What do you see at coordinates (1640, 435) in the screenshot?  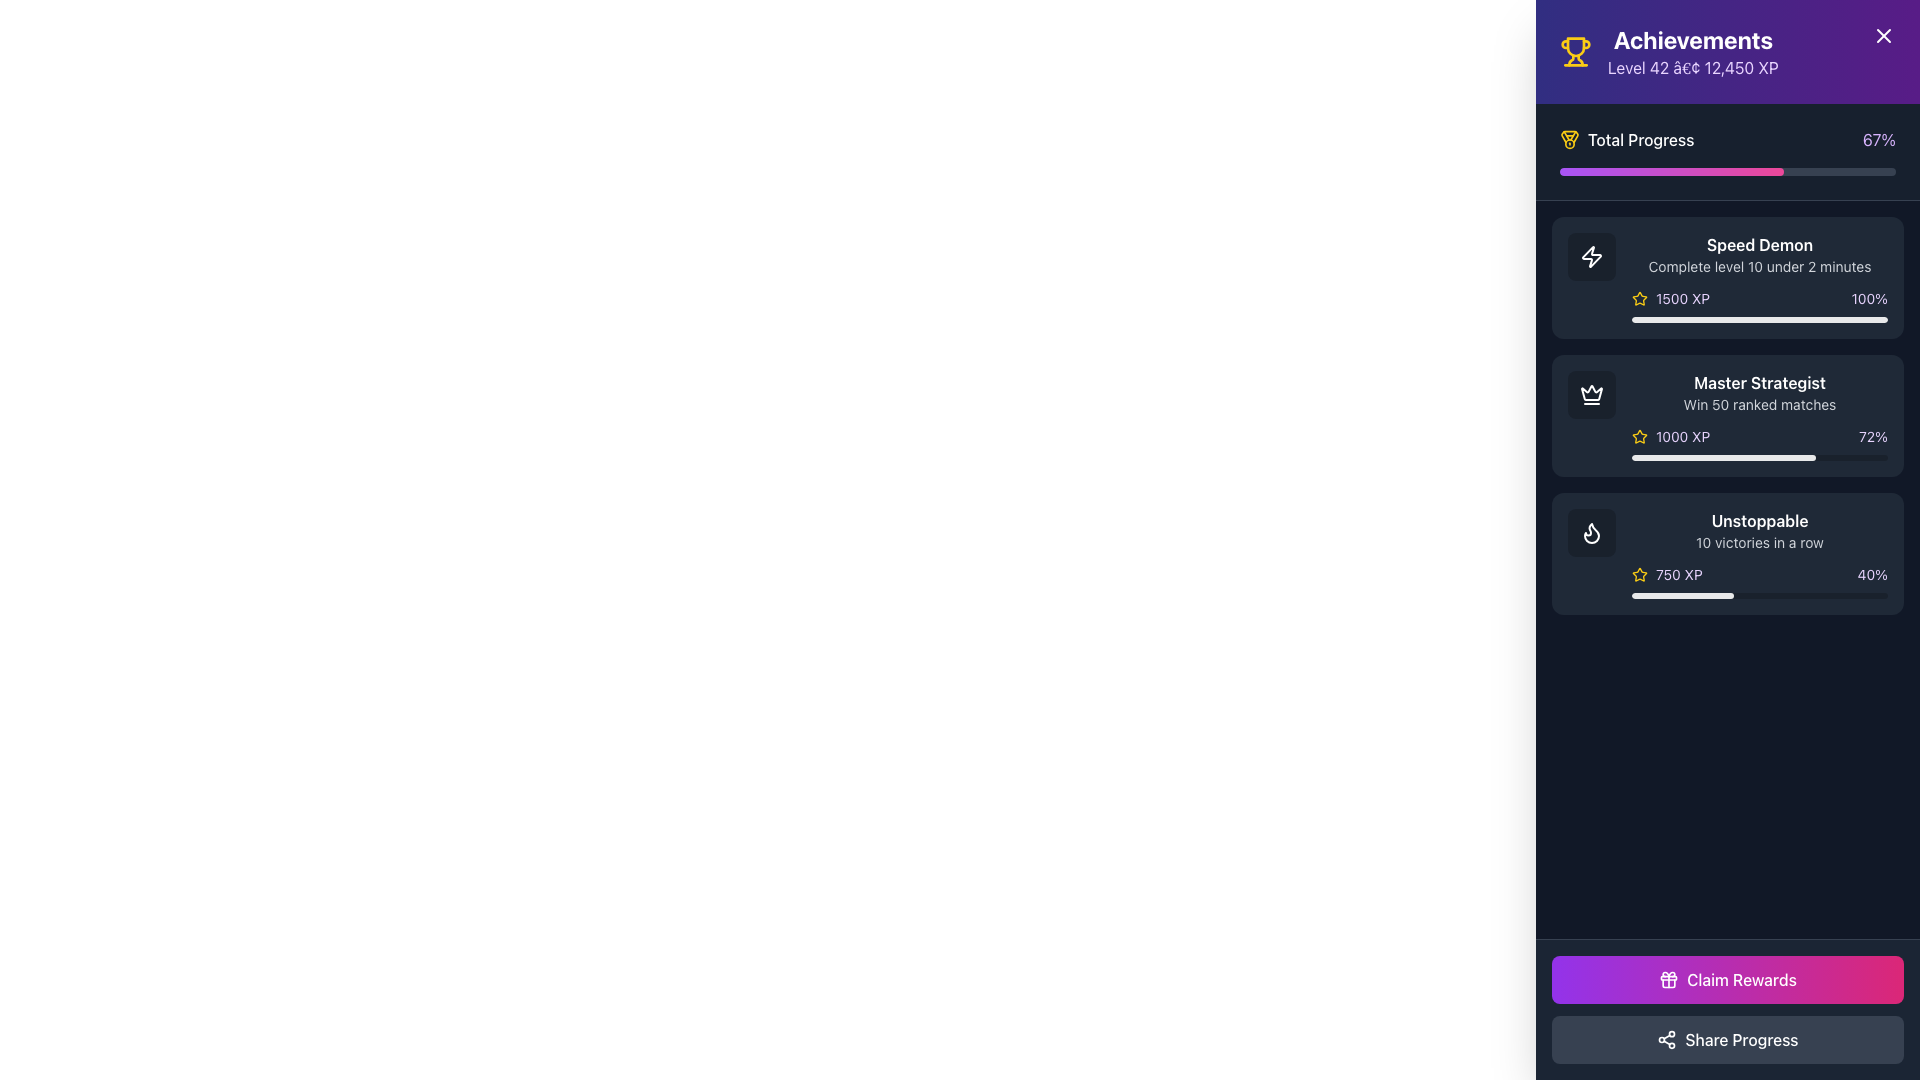 I see `the small yellow star icon located in the 'Master Strategist' card, positioned to the left of the '1000 XP' text` at bounding box center [1640, 435].